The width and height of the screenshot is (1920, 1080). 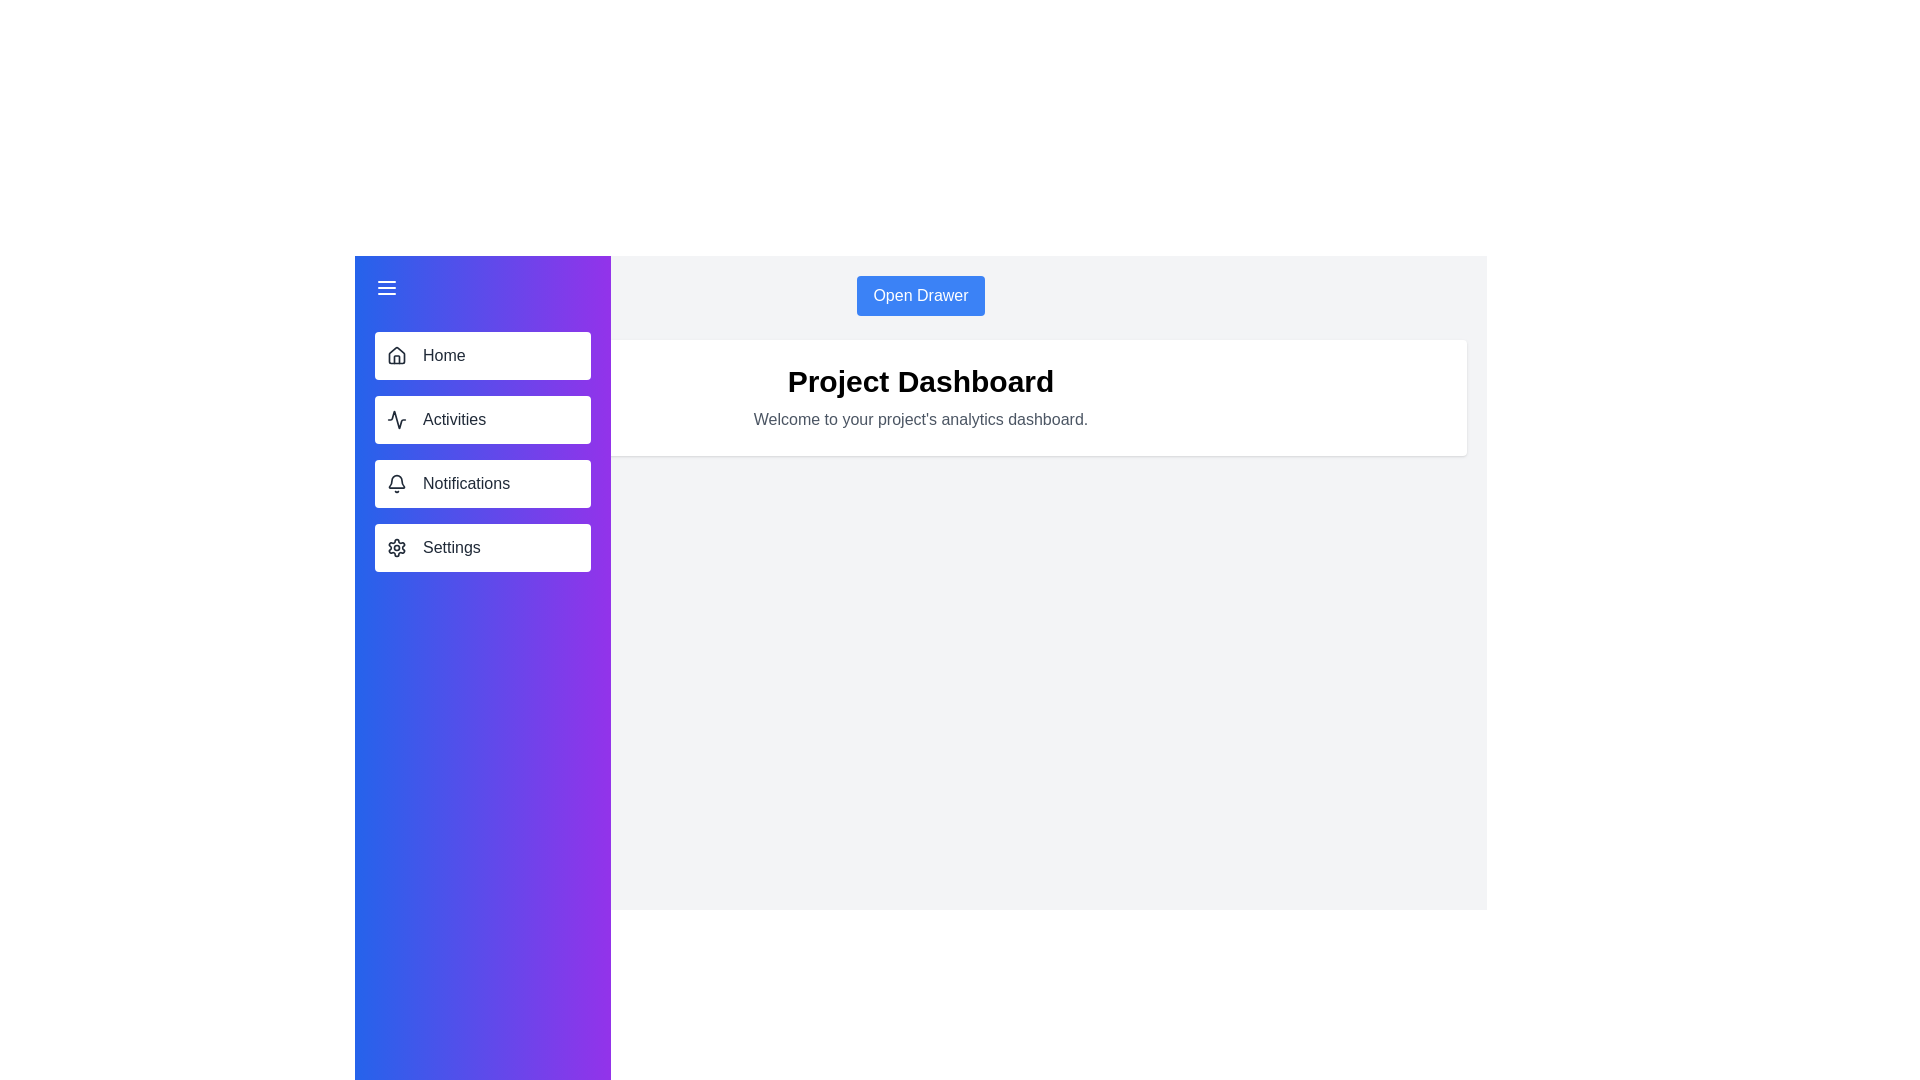 What do you see at coordinates (483, 483) in the screenshot?
I see `the menu item labeled Notifications to navigate to the corresponding section` at bounding box center [483, 483].